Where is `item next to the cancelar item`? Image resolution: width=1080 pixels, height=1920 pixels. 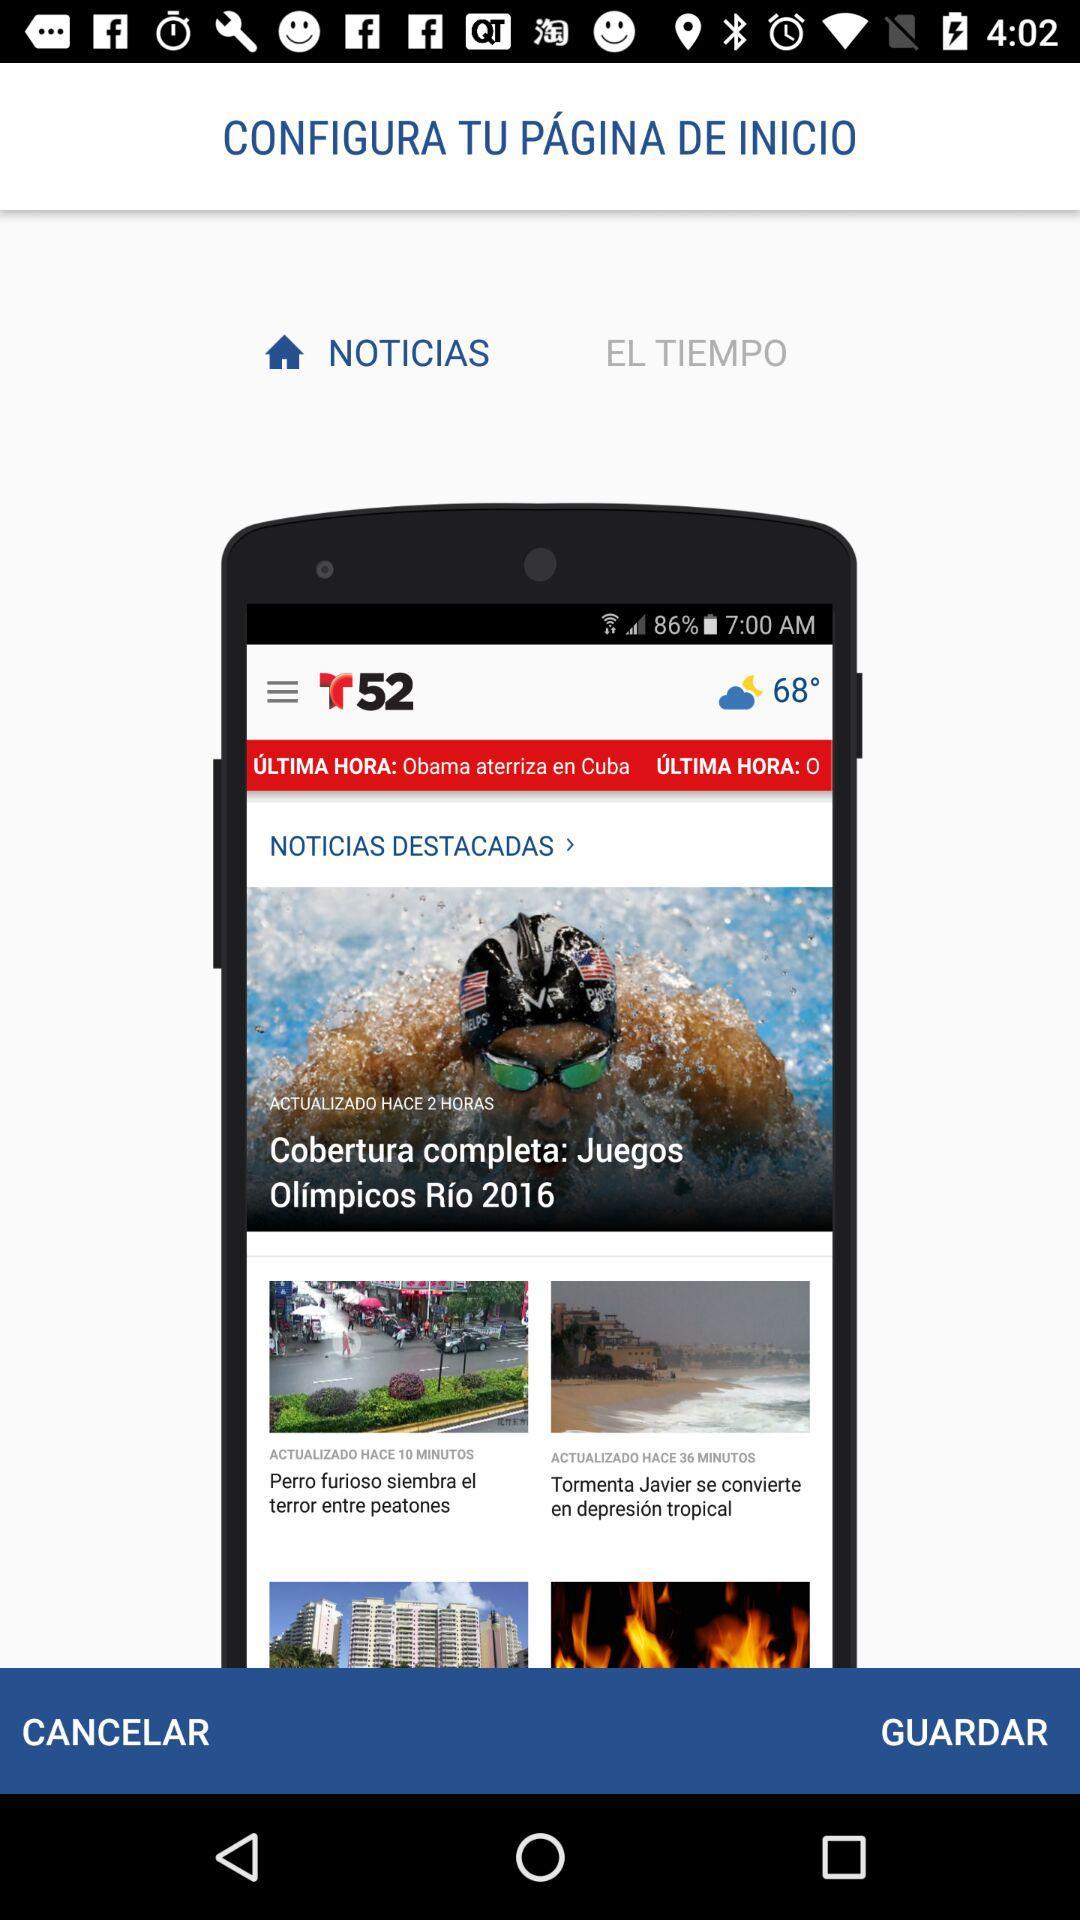 item next to the cancelar item is located at coordinates (963, 1730).